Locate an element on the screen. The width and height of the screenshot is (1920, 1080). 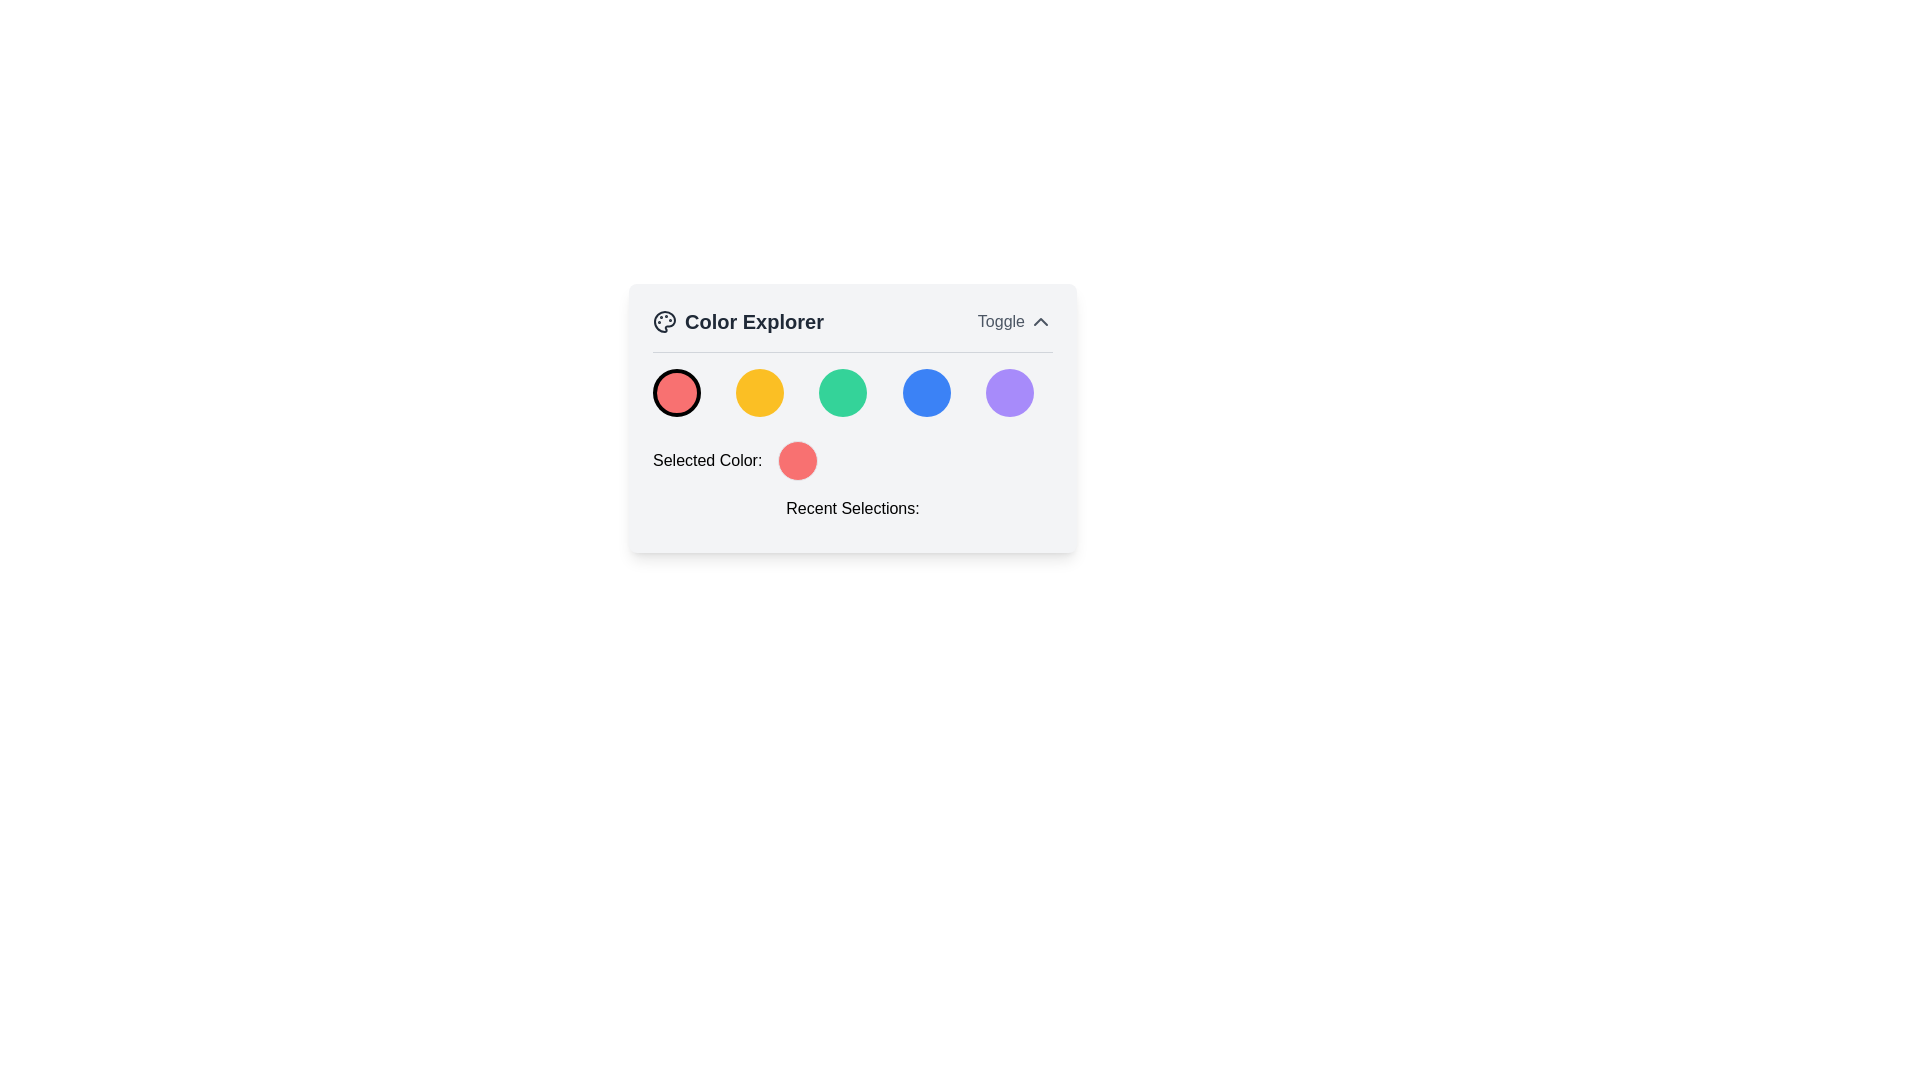
the toggle button for the 'Color Explorer' section to change the text color is located at coordinates (1015, 320).